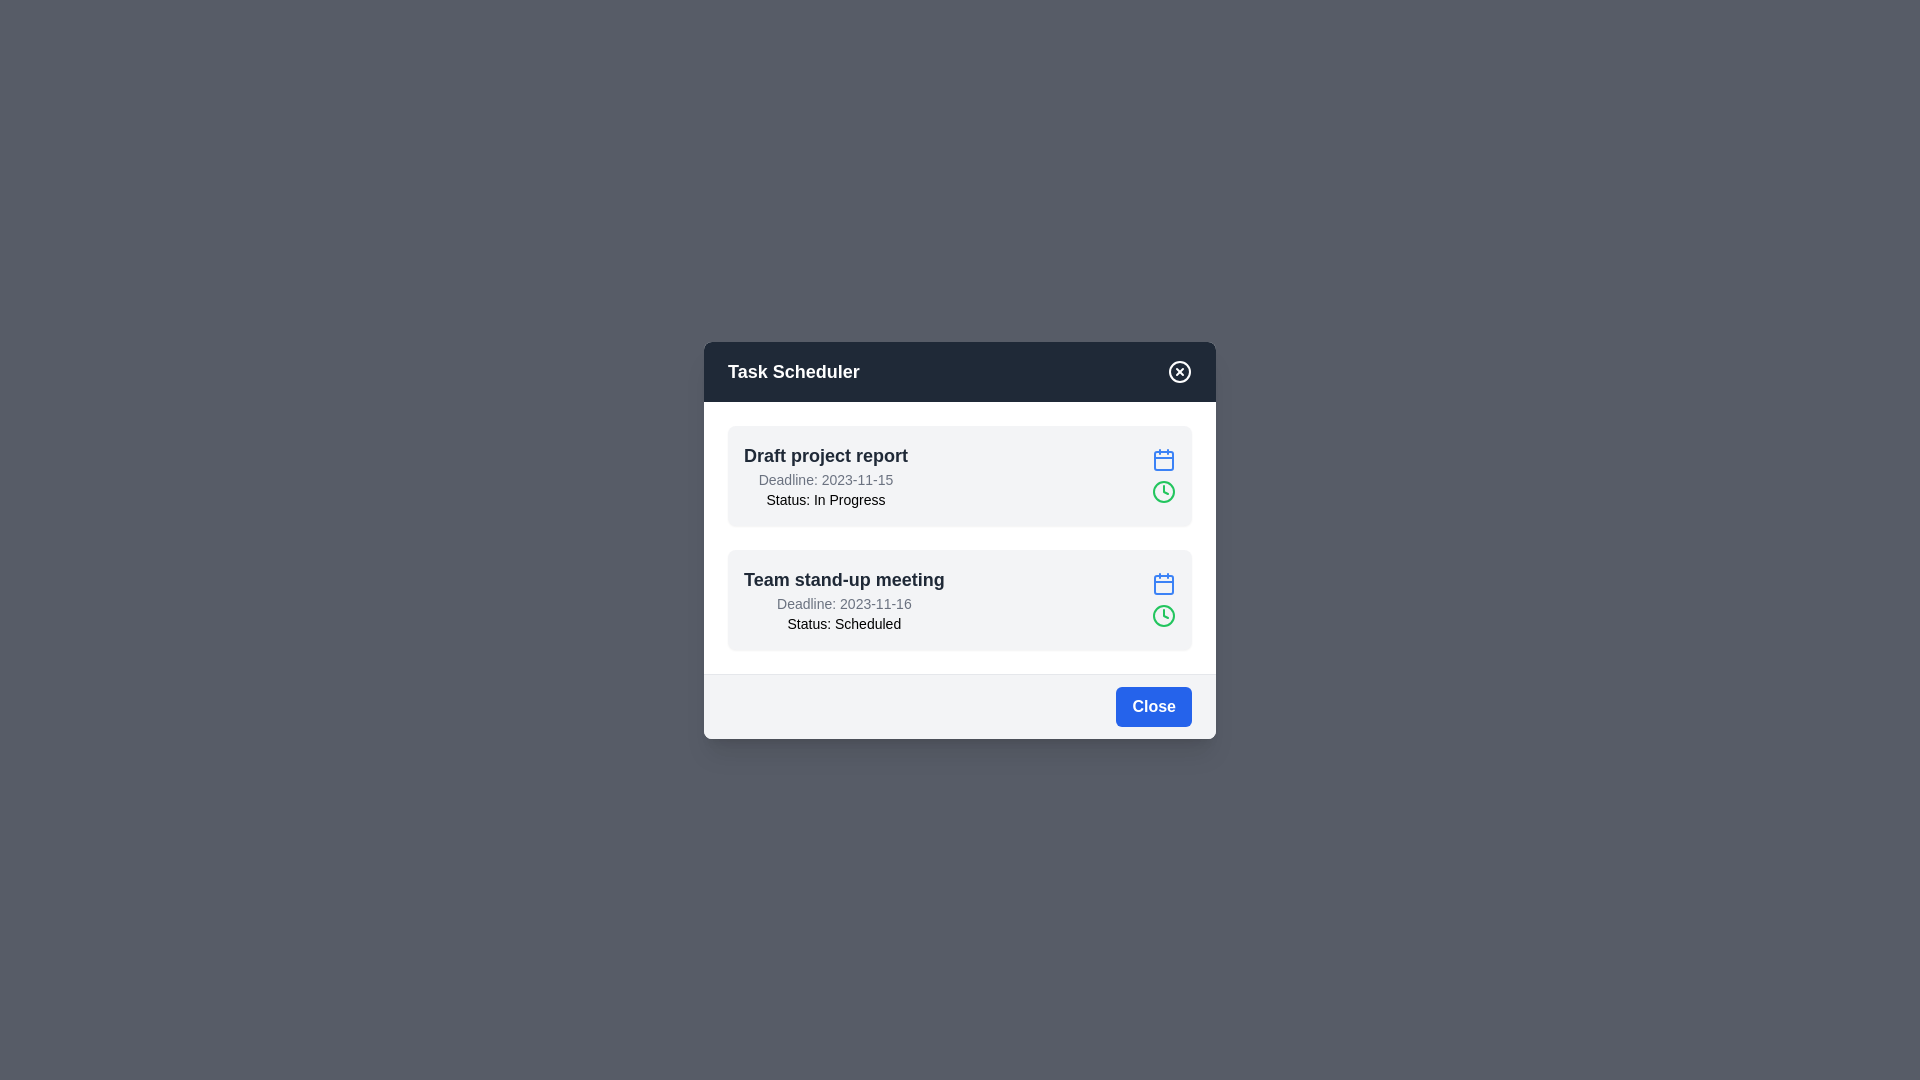  Describe the element at coordinates (825, 455) in the screenshot. I see `the task title to inspect its details` at that location.